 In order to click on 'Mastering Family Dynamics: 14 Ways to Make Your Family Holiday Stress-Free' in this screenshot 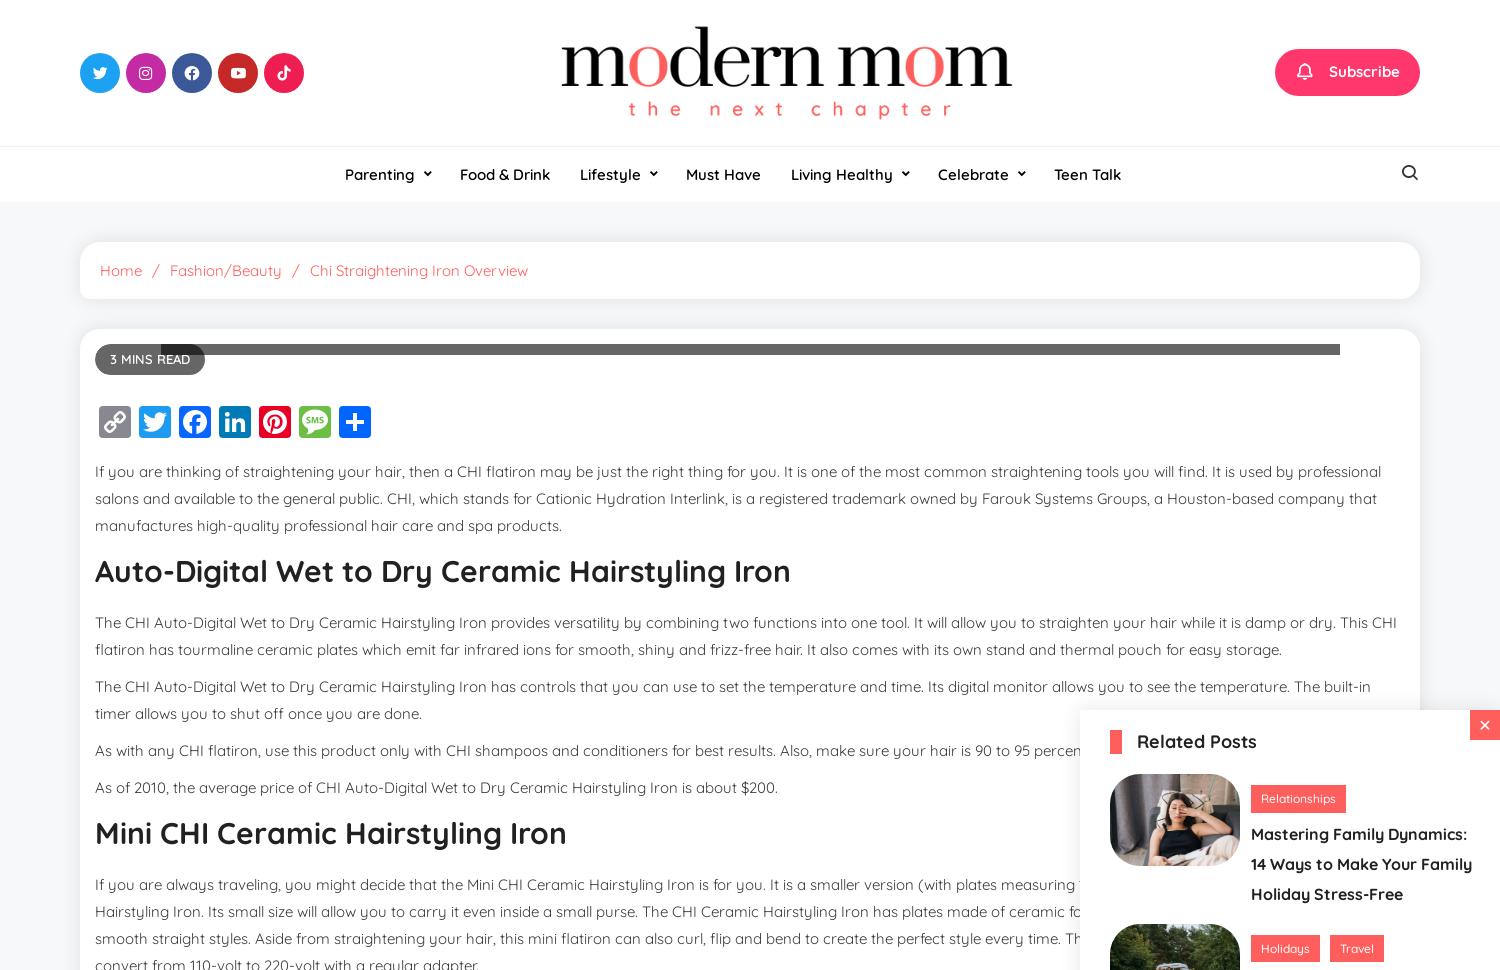, I will do `click(1251, 862)`.